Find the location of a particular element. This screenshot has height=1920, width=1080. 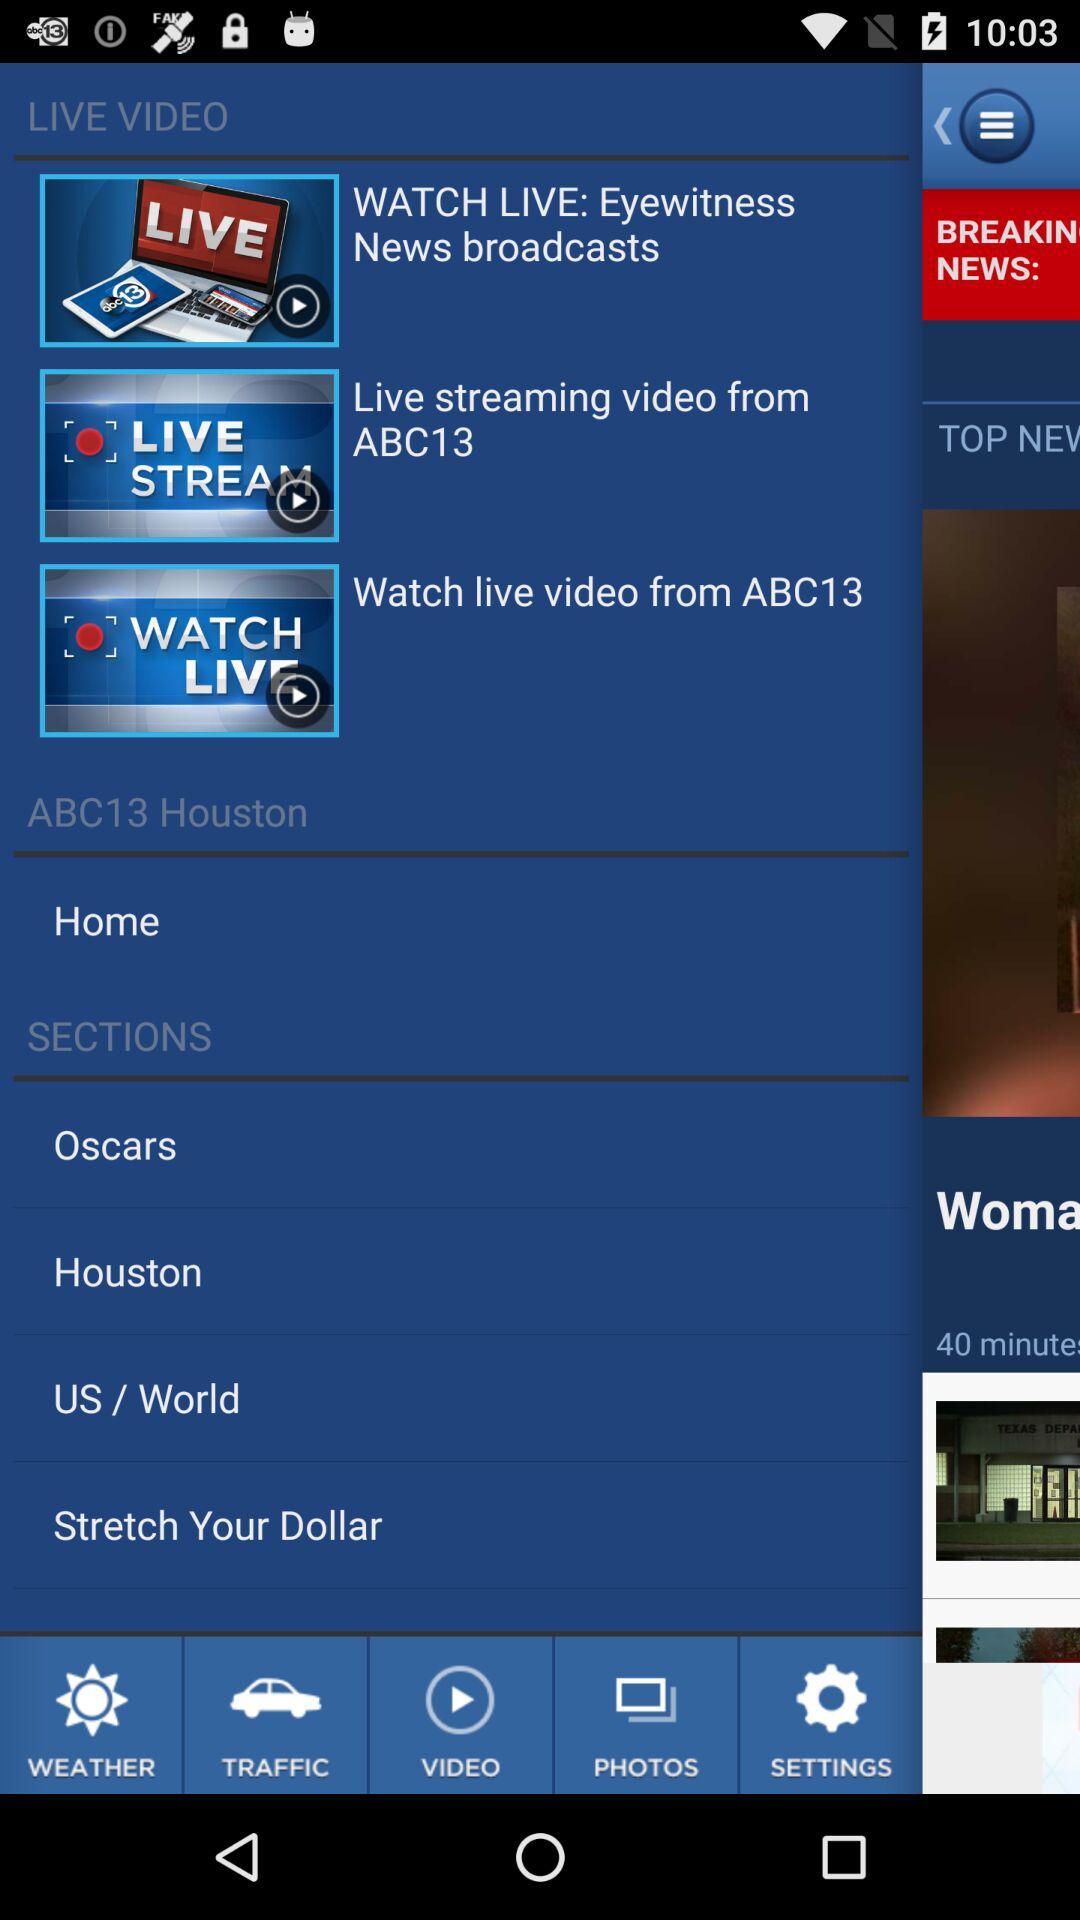

traffic update link is located at coordinates (275, 1714).